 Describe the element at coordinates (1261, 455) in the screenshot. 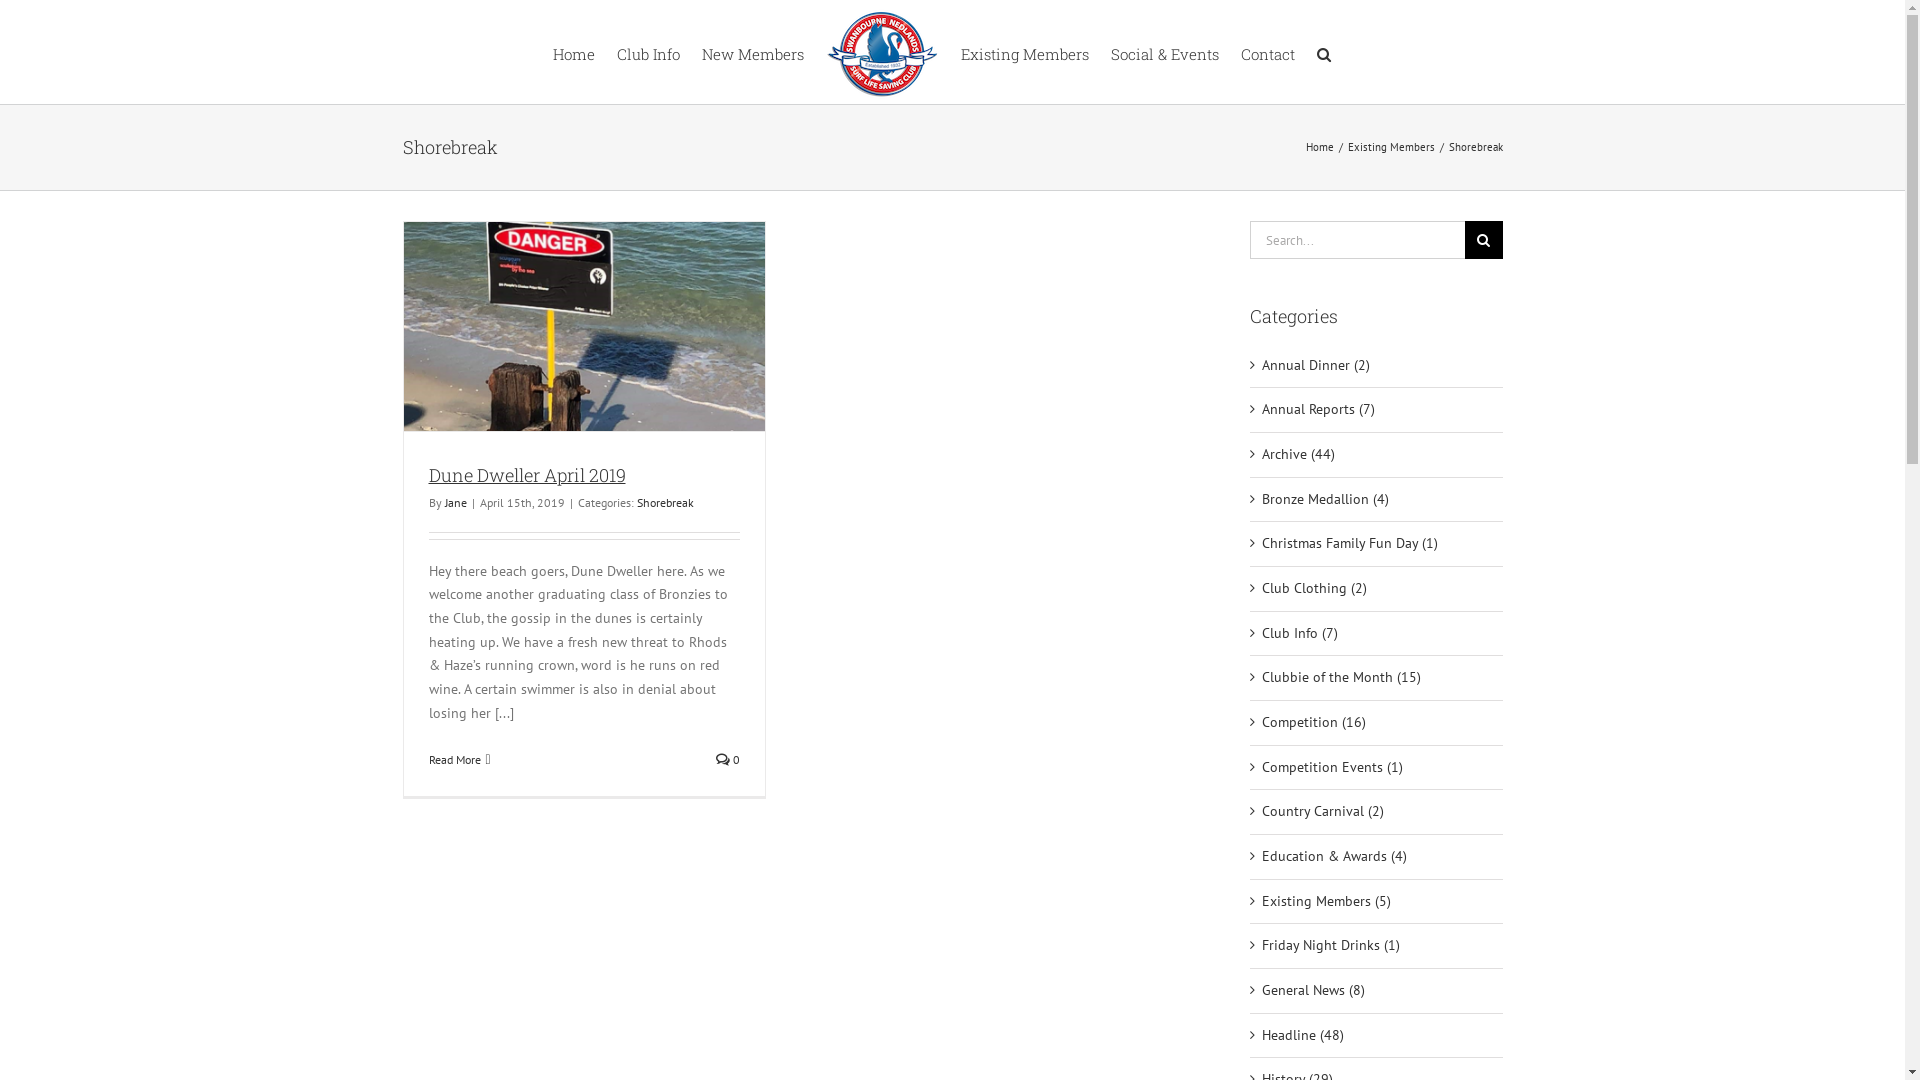

I see `'Archive (44)'` at that location.